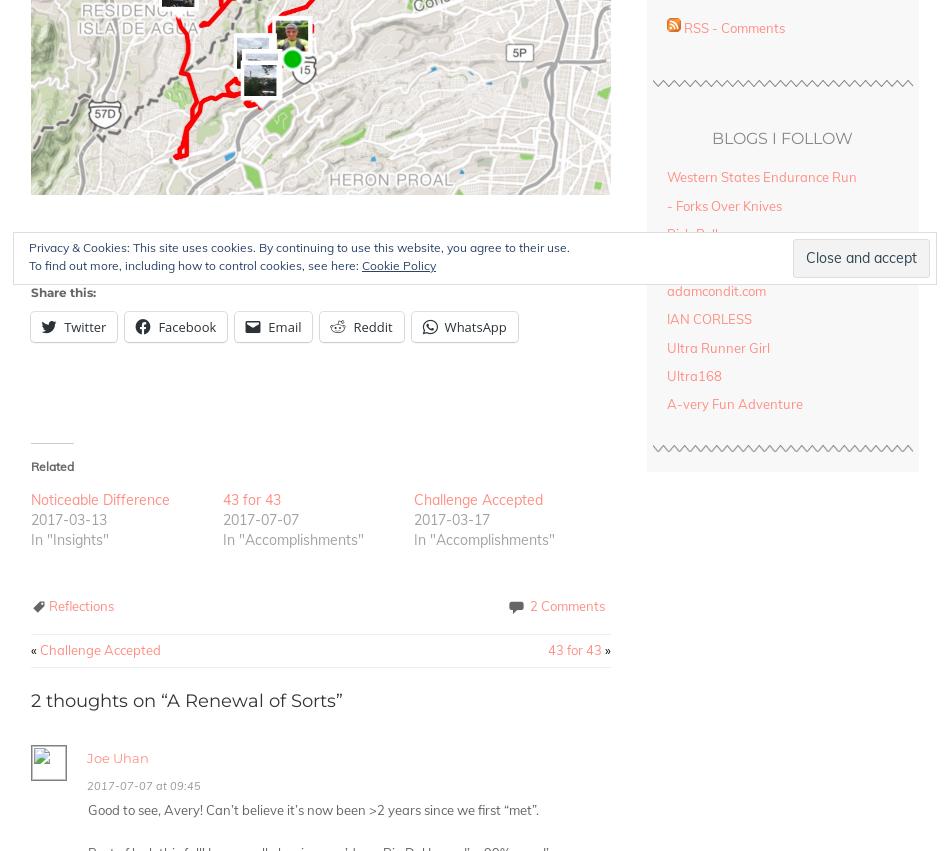 The image size is (950, 851). Describe the element at coordinates (475, 326) in the screenshot. I see `'WhatsApp'` at that location.